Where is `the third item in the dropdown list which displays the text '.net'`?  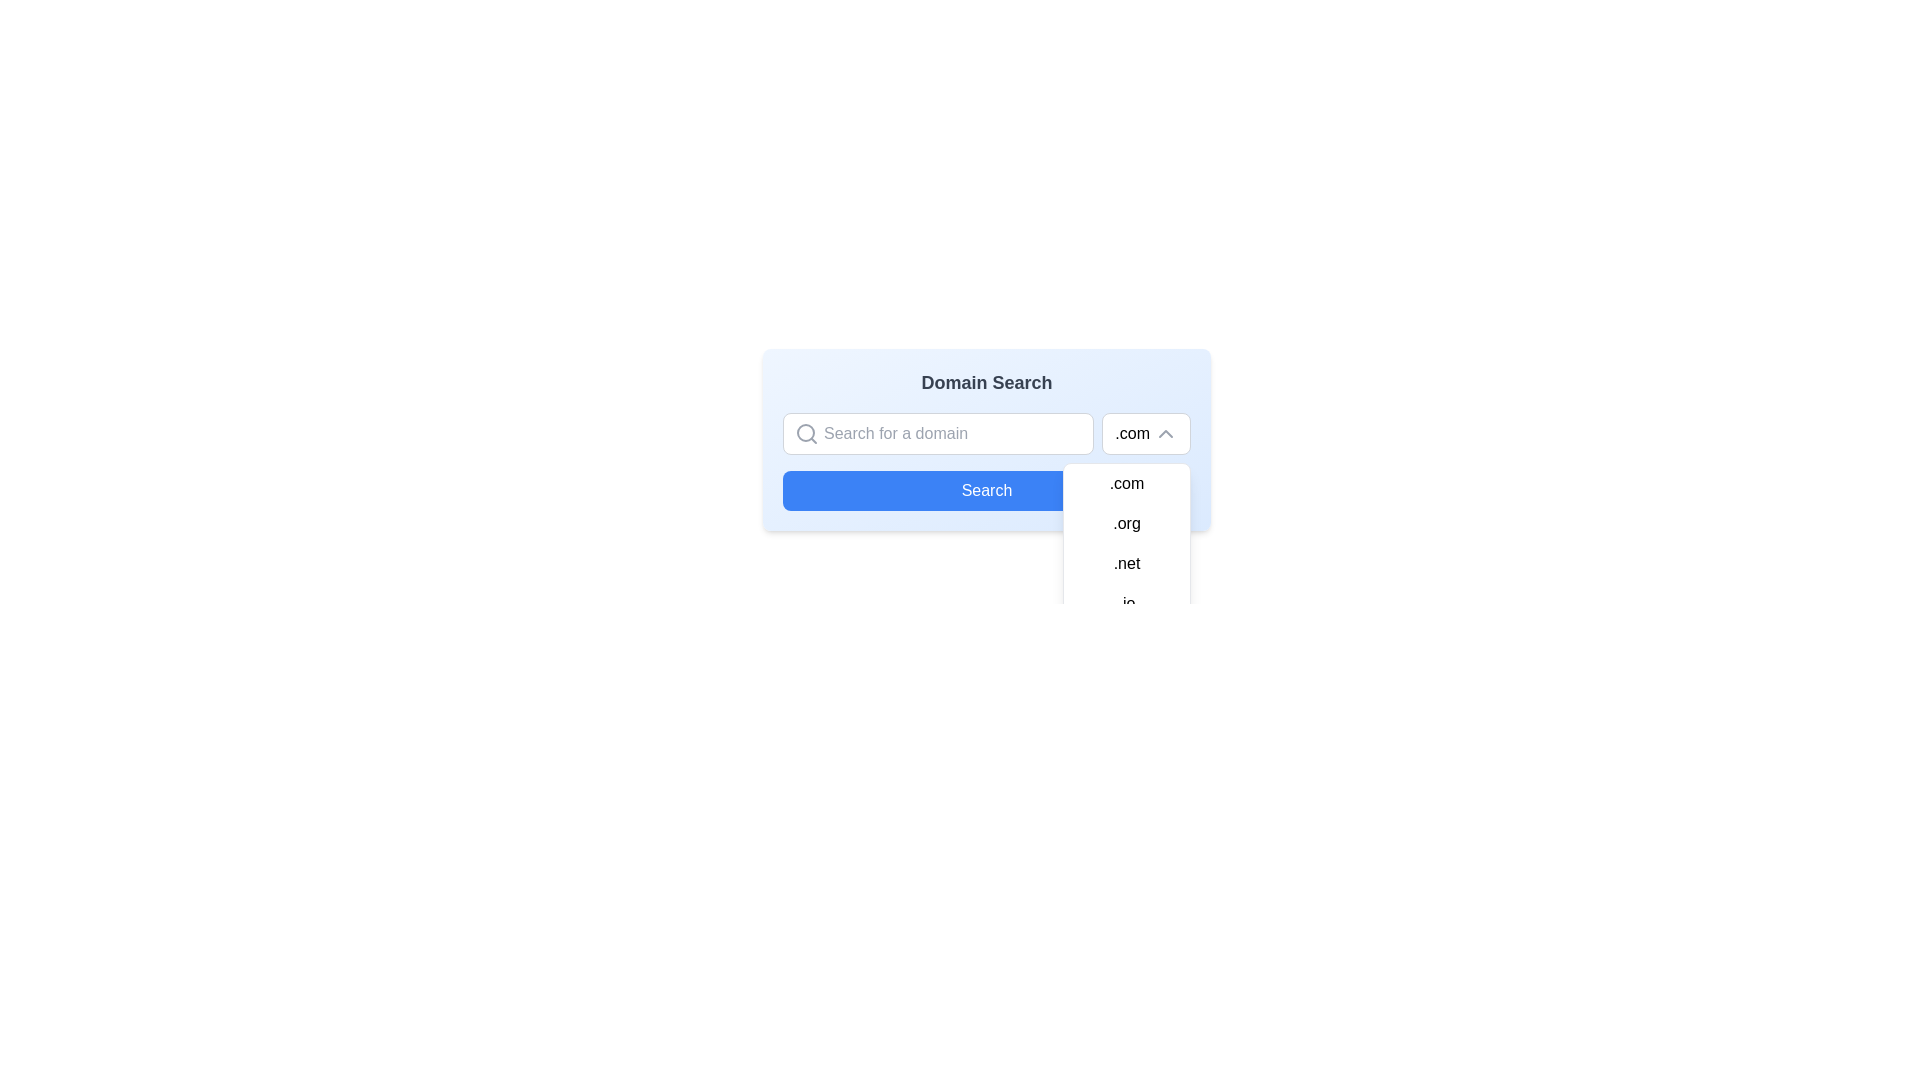
the third item in the dropdown list which displays the text '.net' is located at coordinates (1127, 563).